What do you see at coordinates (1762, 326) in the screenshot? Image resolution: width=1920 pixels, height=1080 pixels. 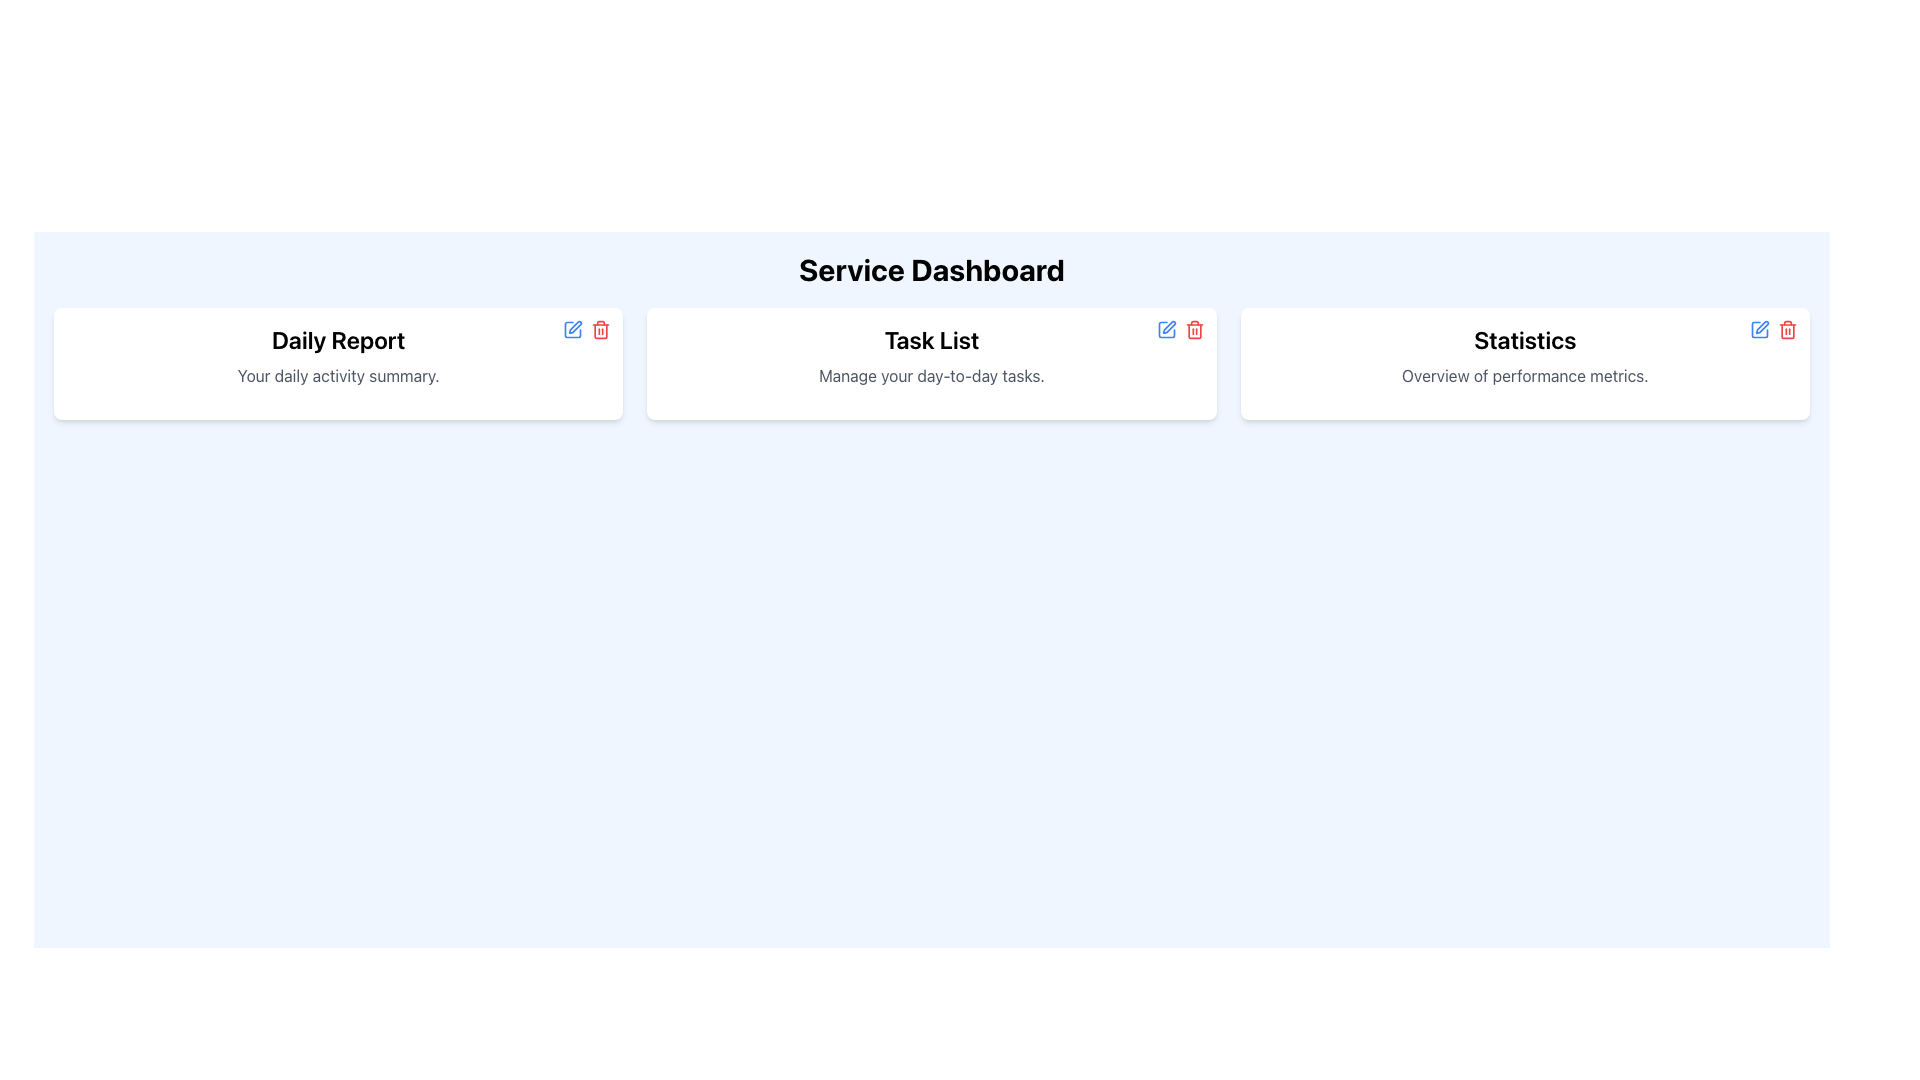 I see `the edit icon located in the top-right corner of the 'Statistics' card` at bounding box center [1762, 326].